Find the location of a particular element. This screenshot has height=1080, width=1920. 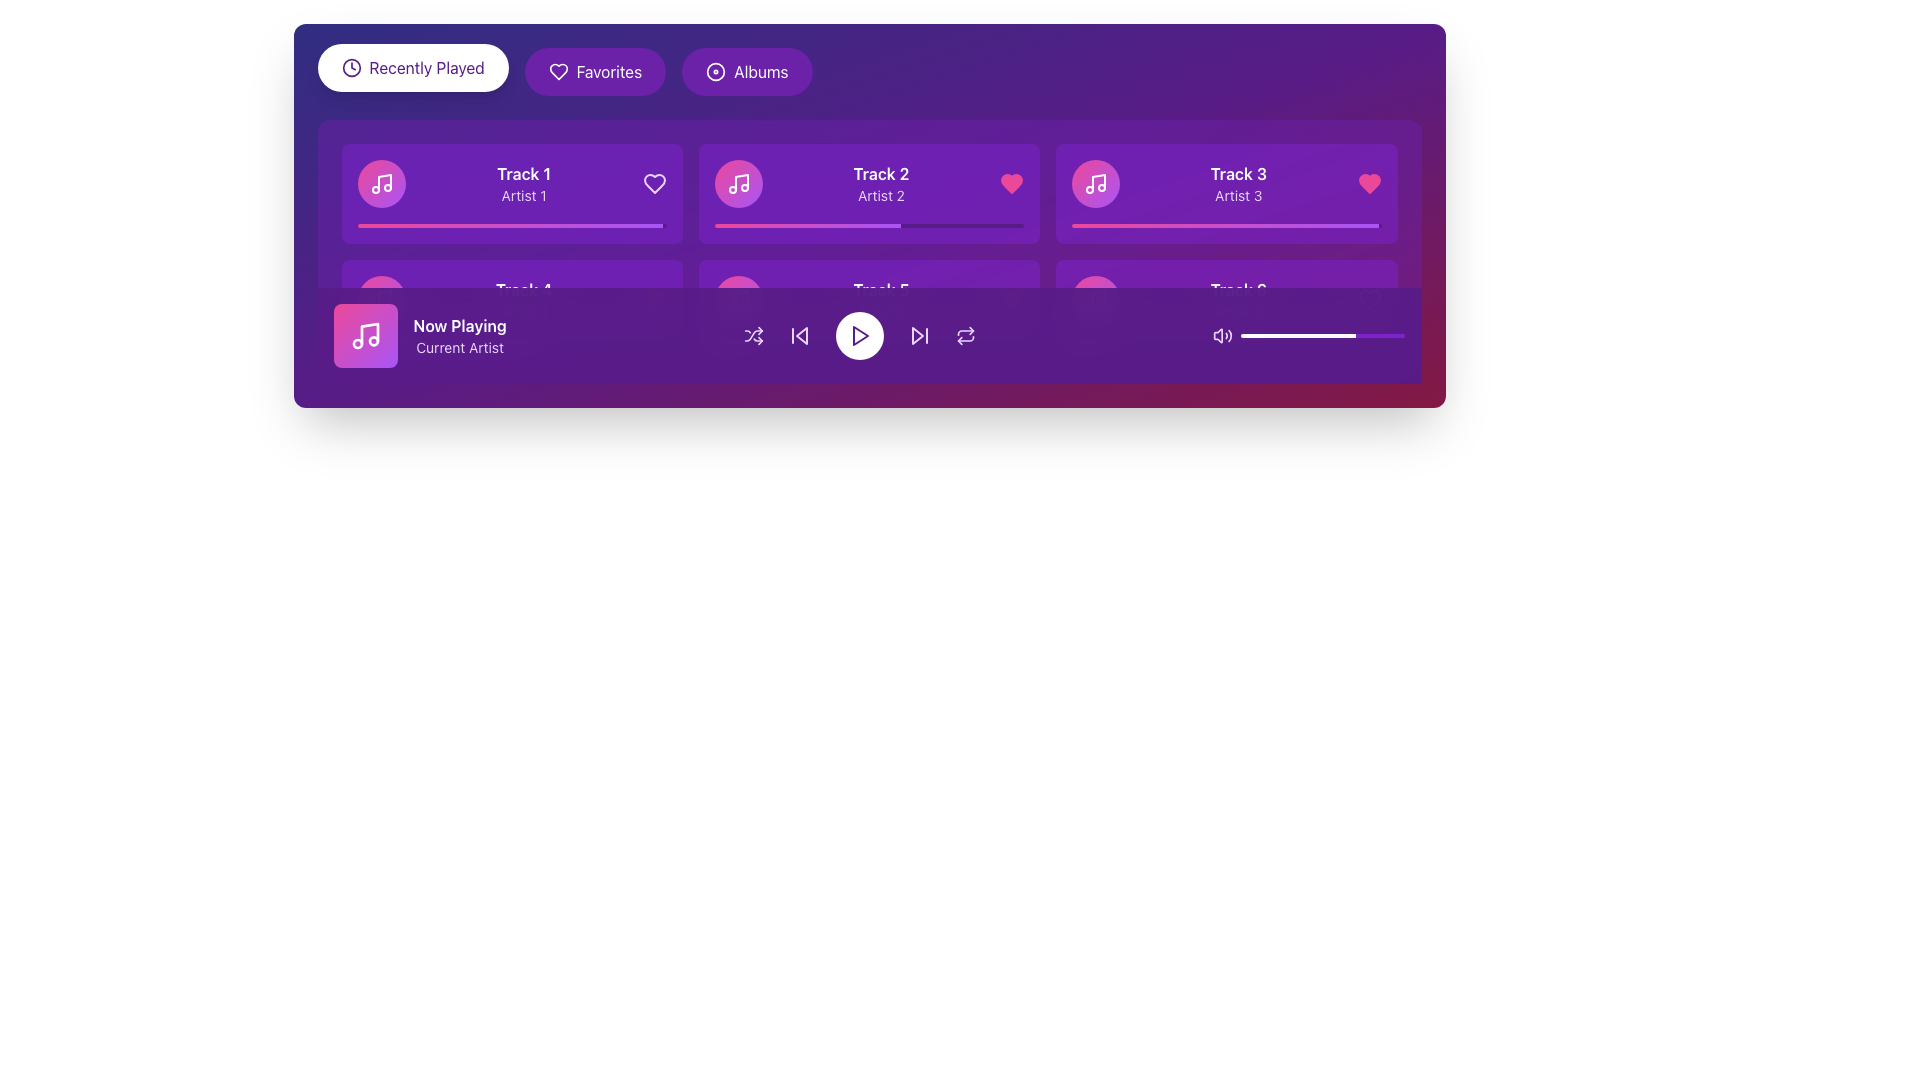

the music icon with a circular note symbol in white, located in the second card of the music grid labeled 'Track 2 Artist 2' is located at coordinates (737, 184).